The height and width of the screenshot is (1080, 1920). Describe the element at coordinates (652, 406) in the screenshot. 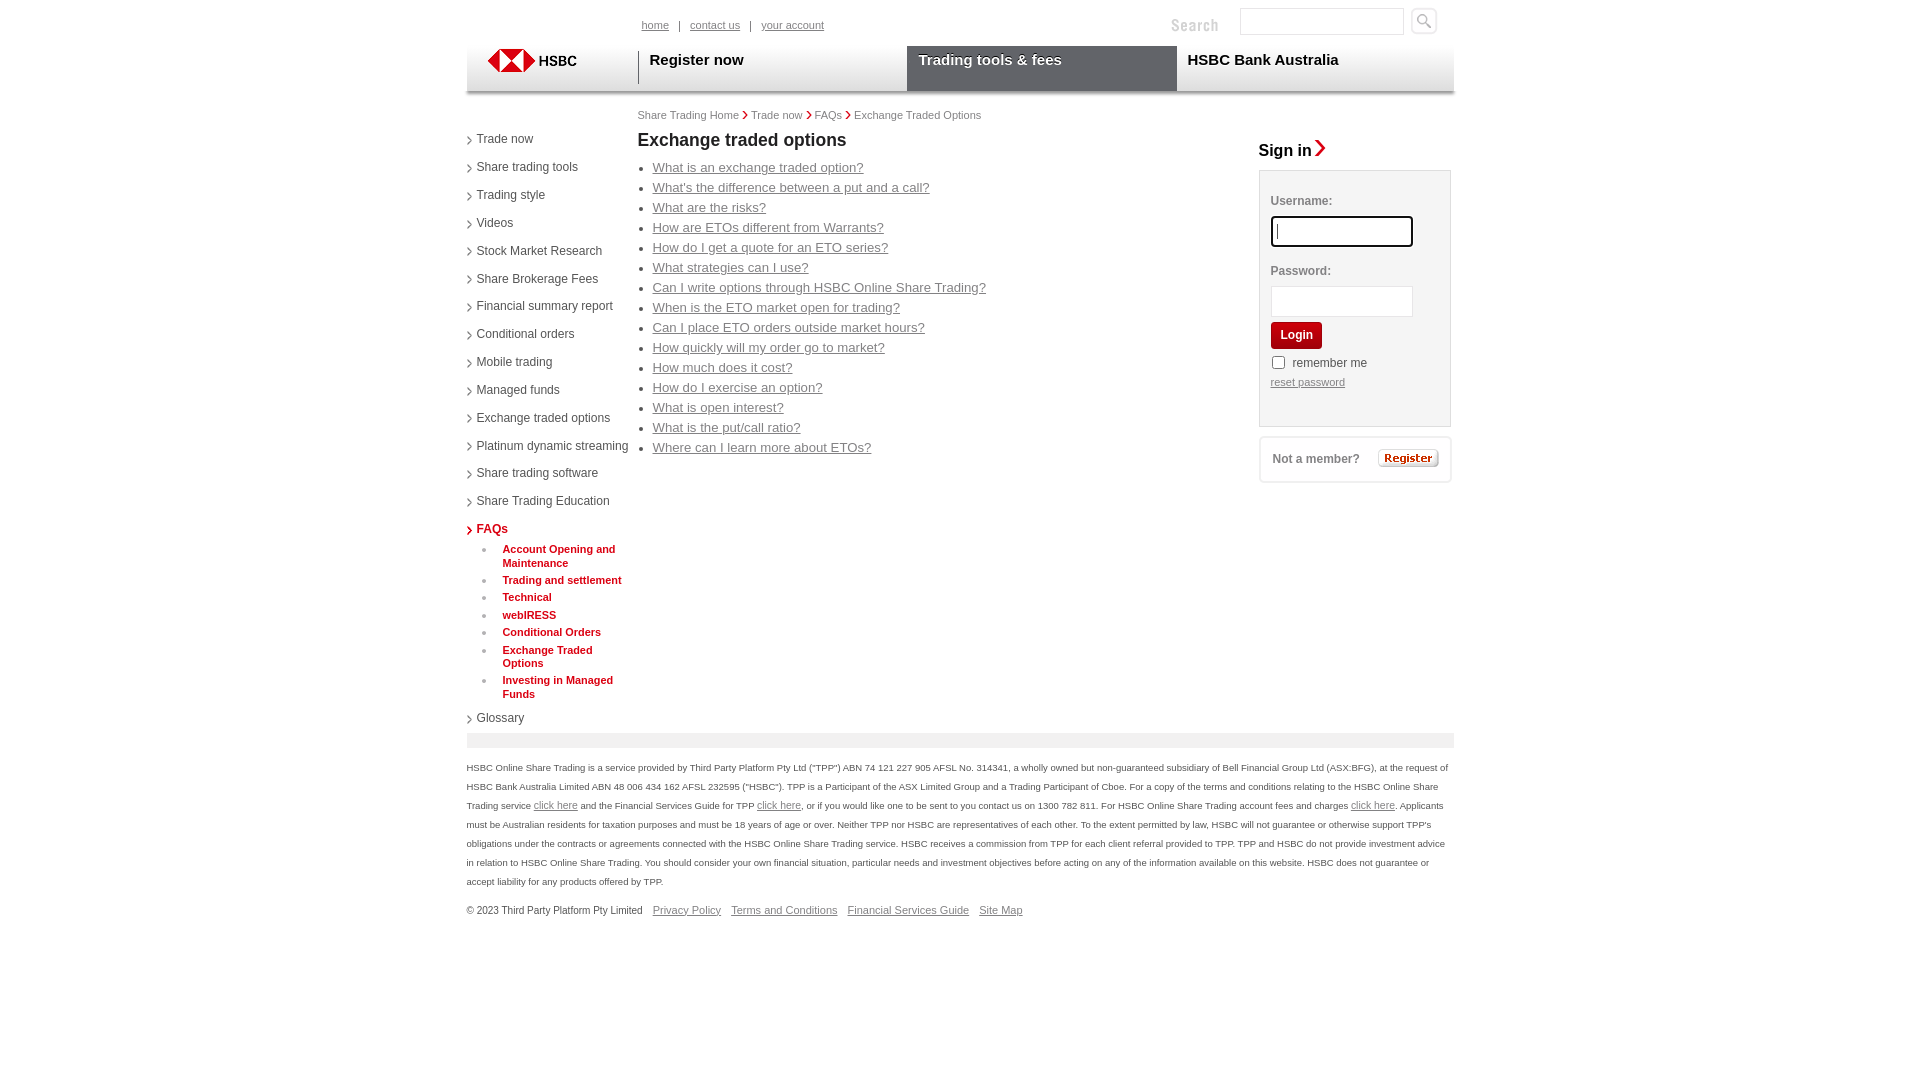

I see `'What is open interest?'` at that location.